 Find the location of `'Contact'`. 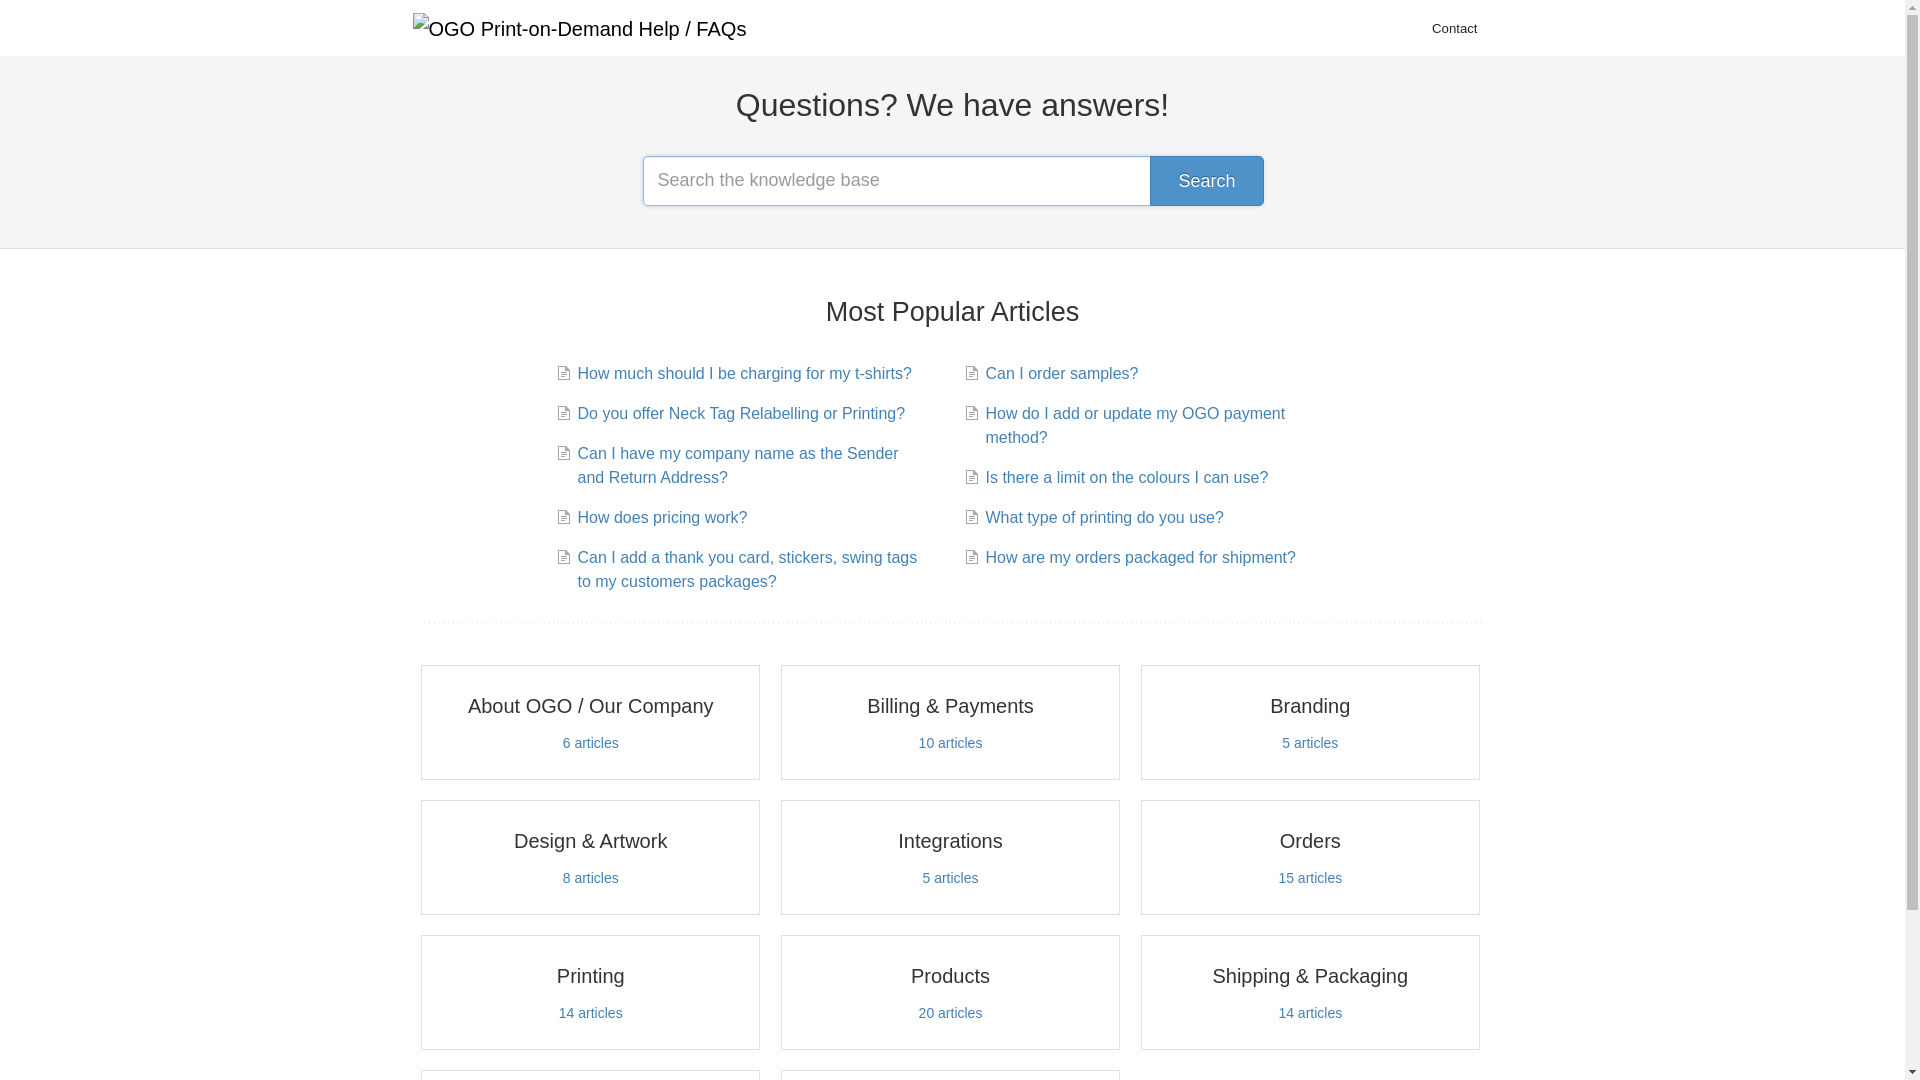

'Contact' is located at coordinates (1454, 29).